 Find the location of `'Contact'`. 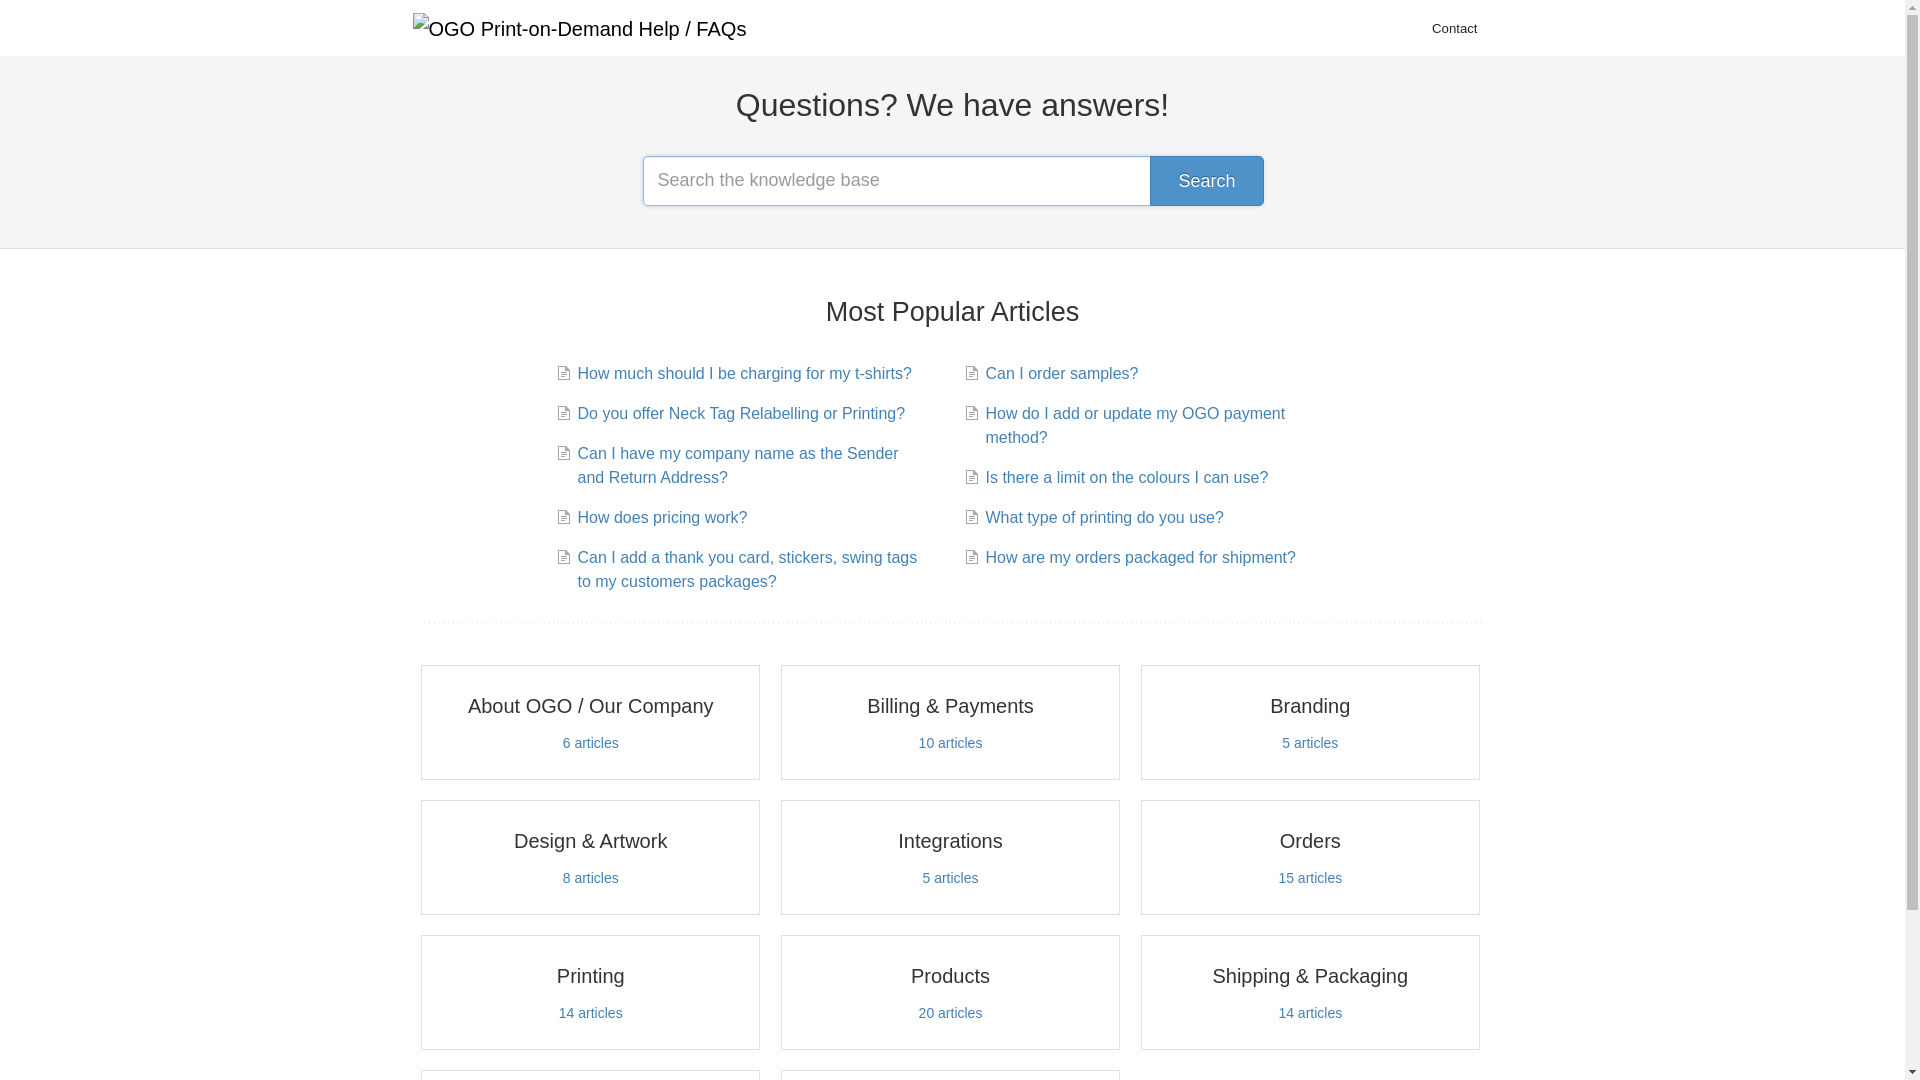

'Contact' is located at coordinates (1454, 29).